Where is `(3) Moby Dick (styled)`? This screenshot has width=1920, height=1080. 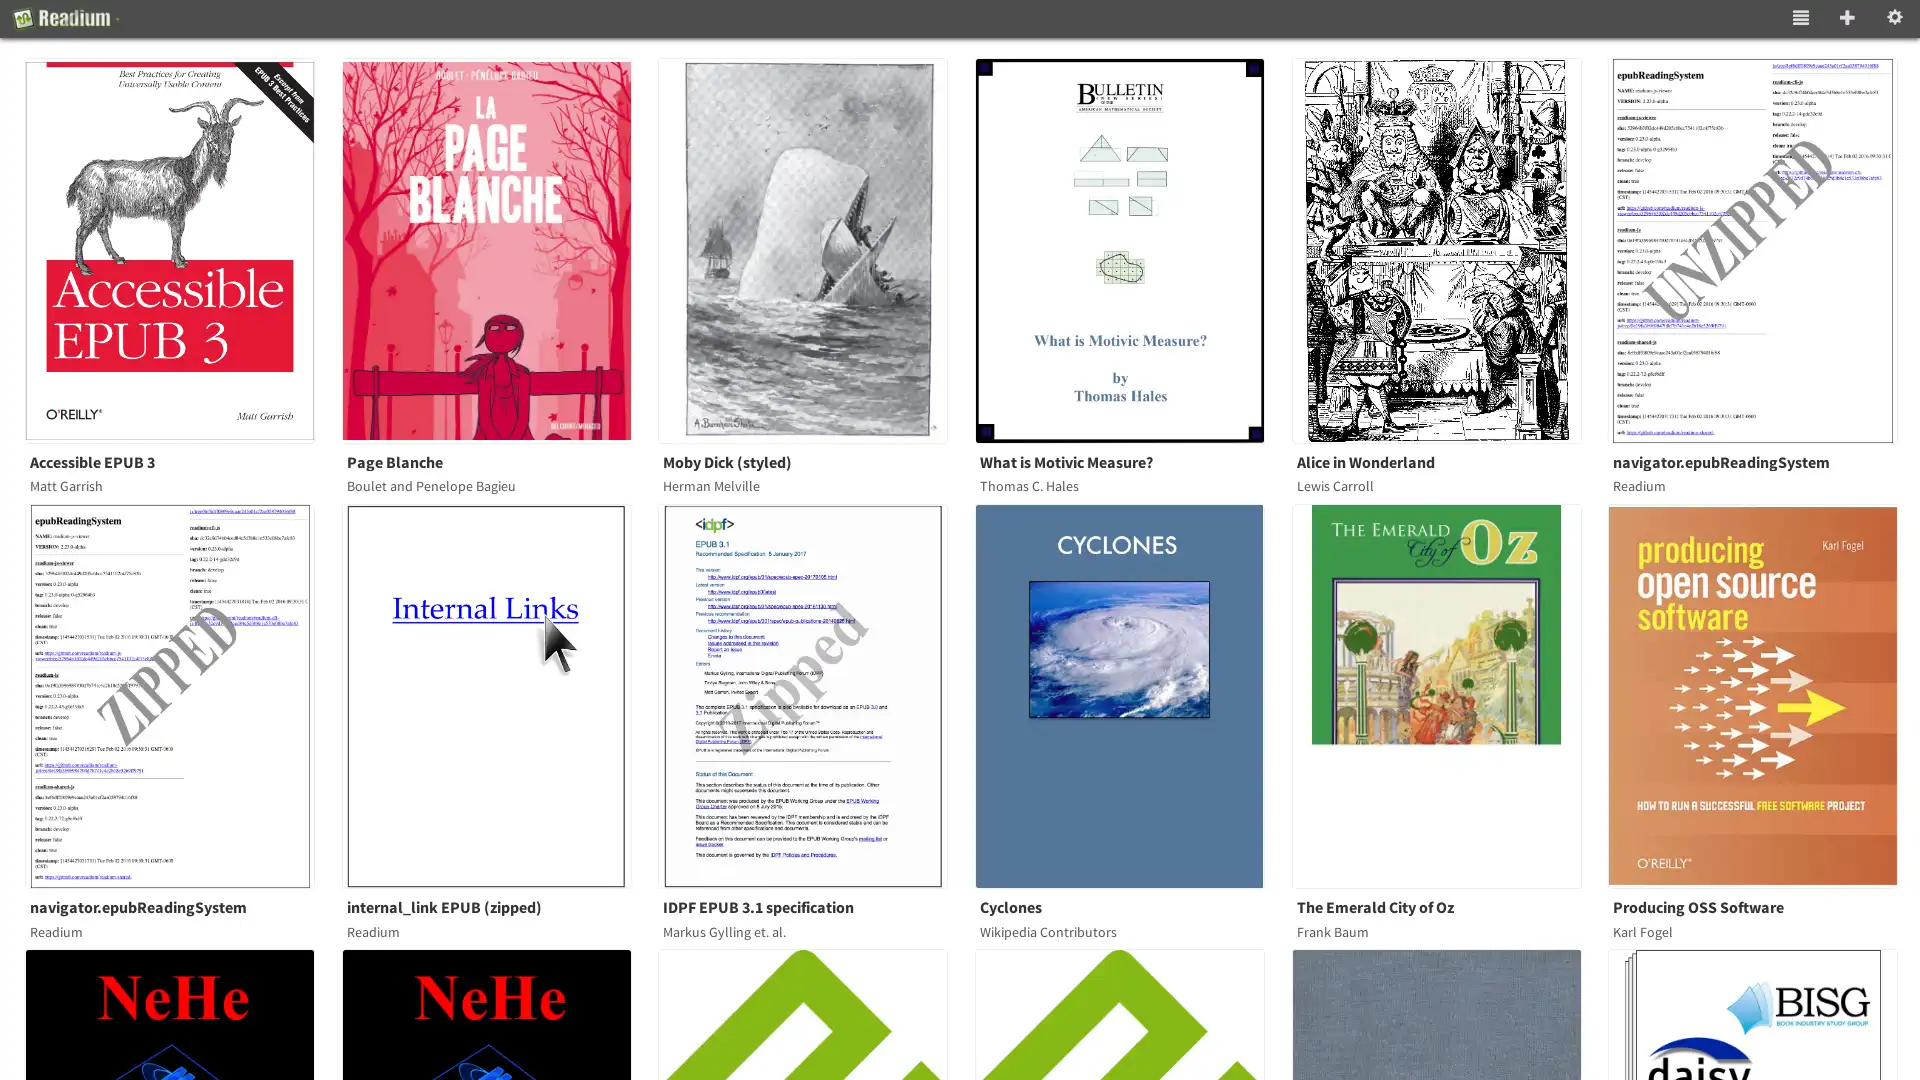 (3) Moby Dick (styled) is located at coordinates (815, 249).